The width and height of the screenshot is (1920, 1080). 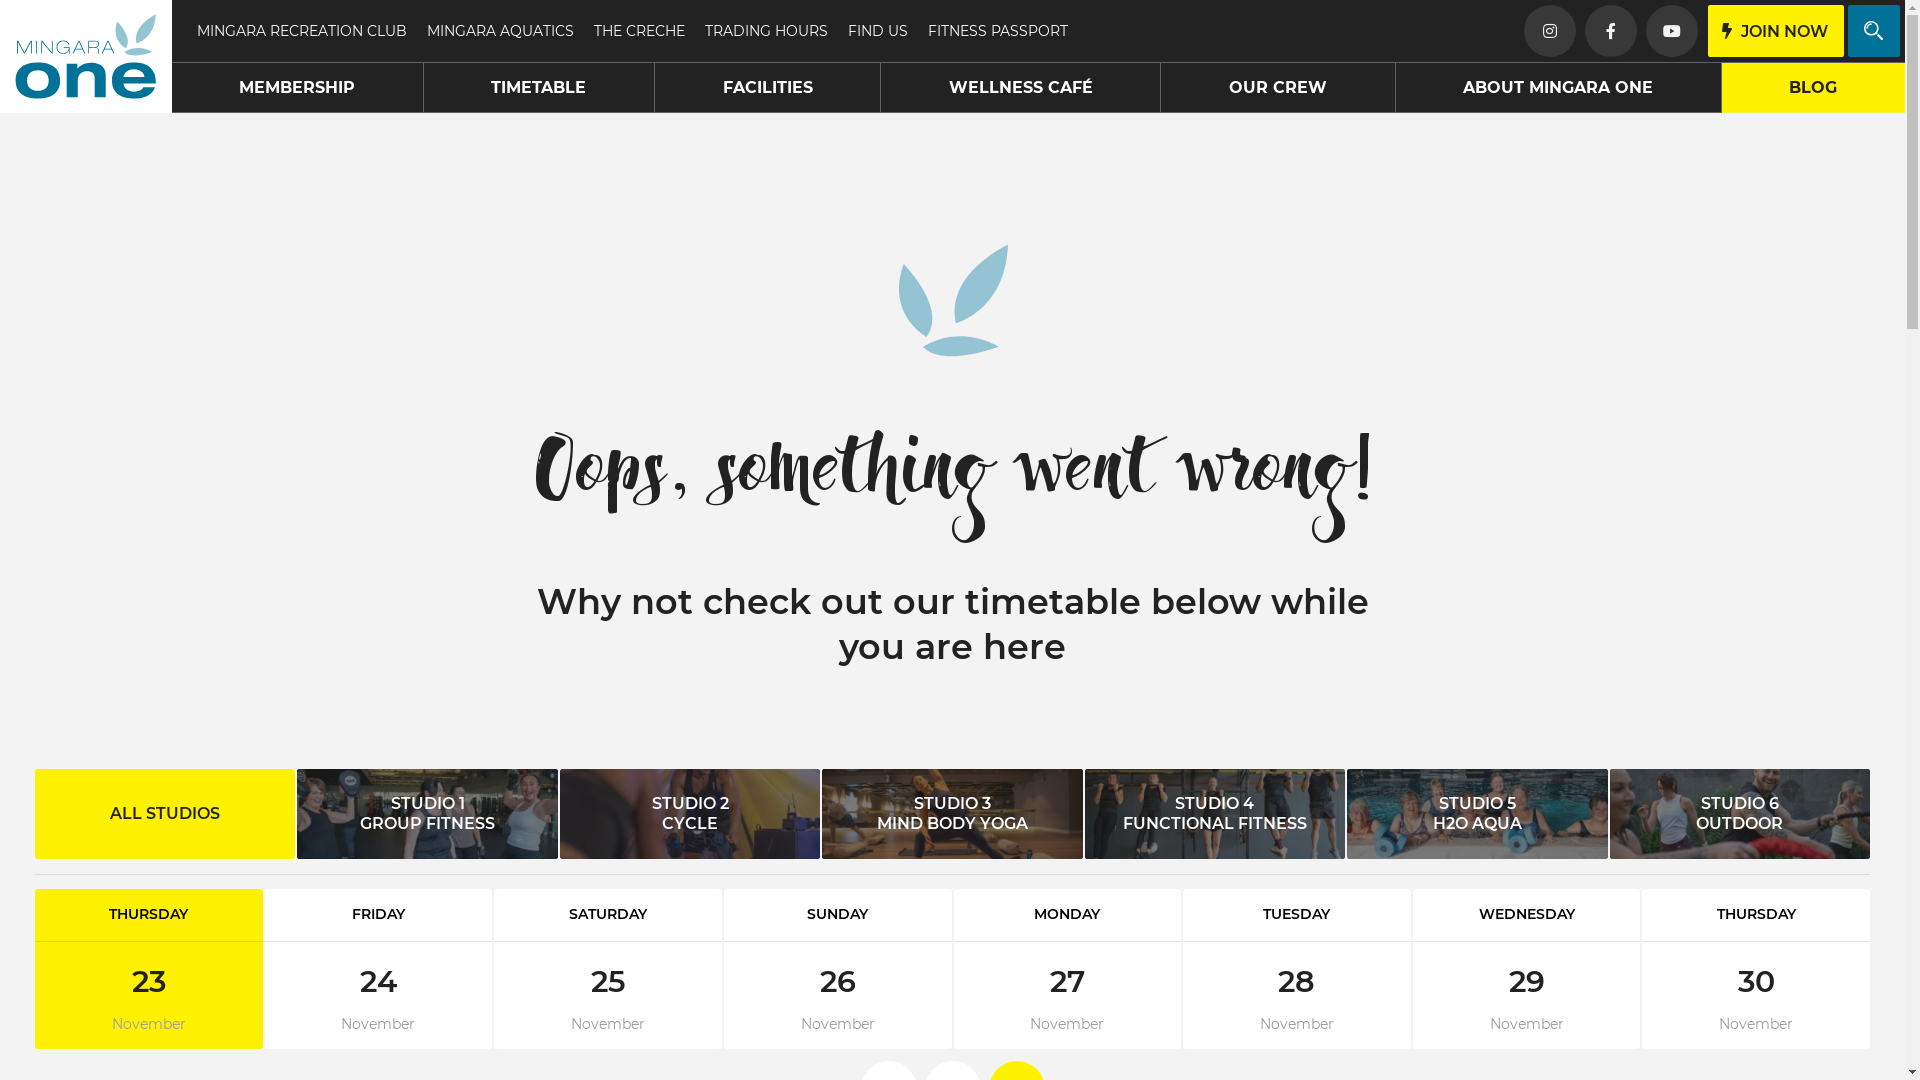 What do you see at coordinates (426, 813) in the screenshot?
I see `'STUDIO 1` at bounding box center [426, 813].